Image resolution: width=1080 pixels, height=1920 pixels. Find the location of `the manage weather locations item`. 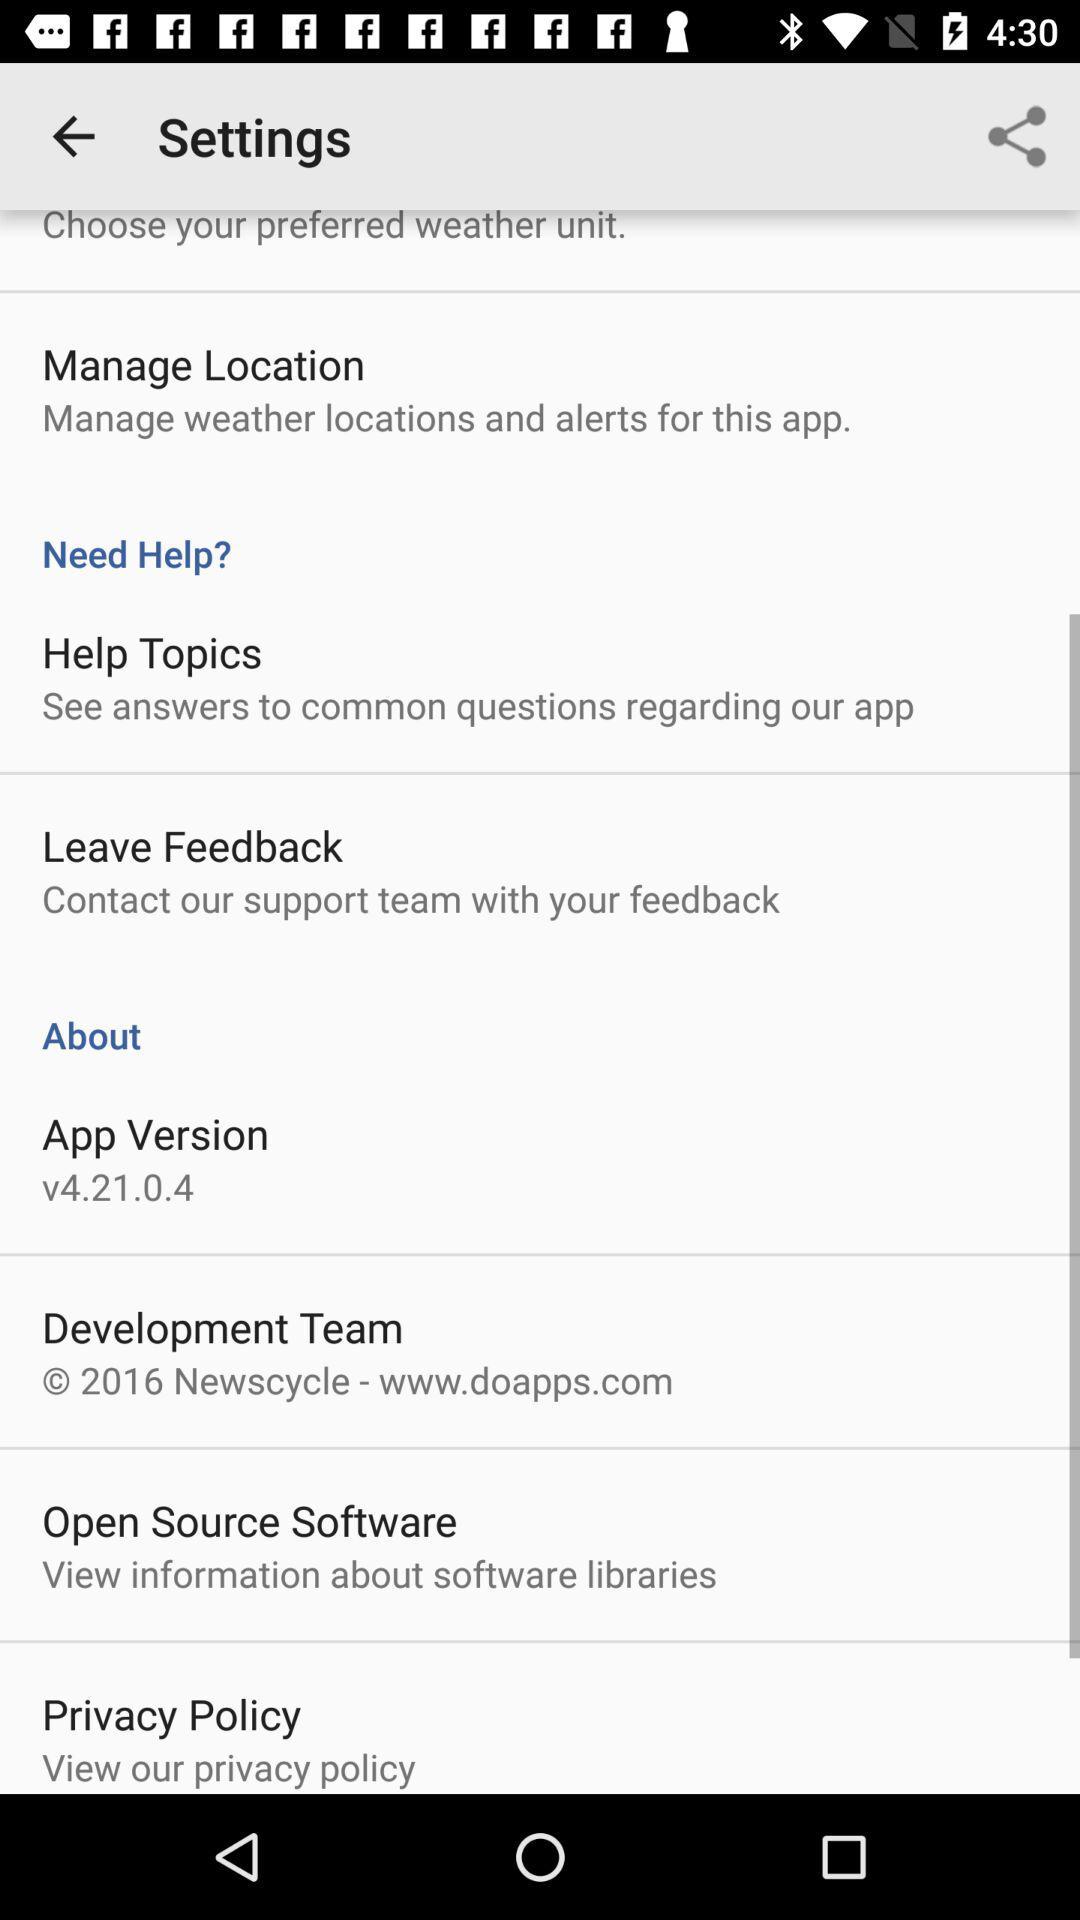

the manage weather locations item is located at coordinates (446, 416).